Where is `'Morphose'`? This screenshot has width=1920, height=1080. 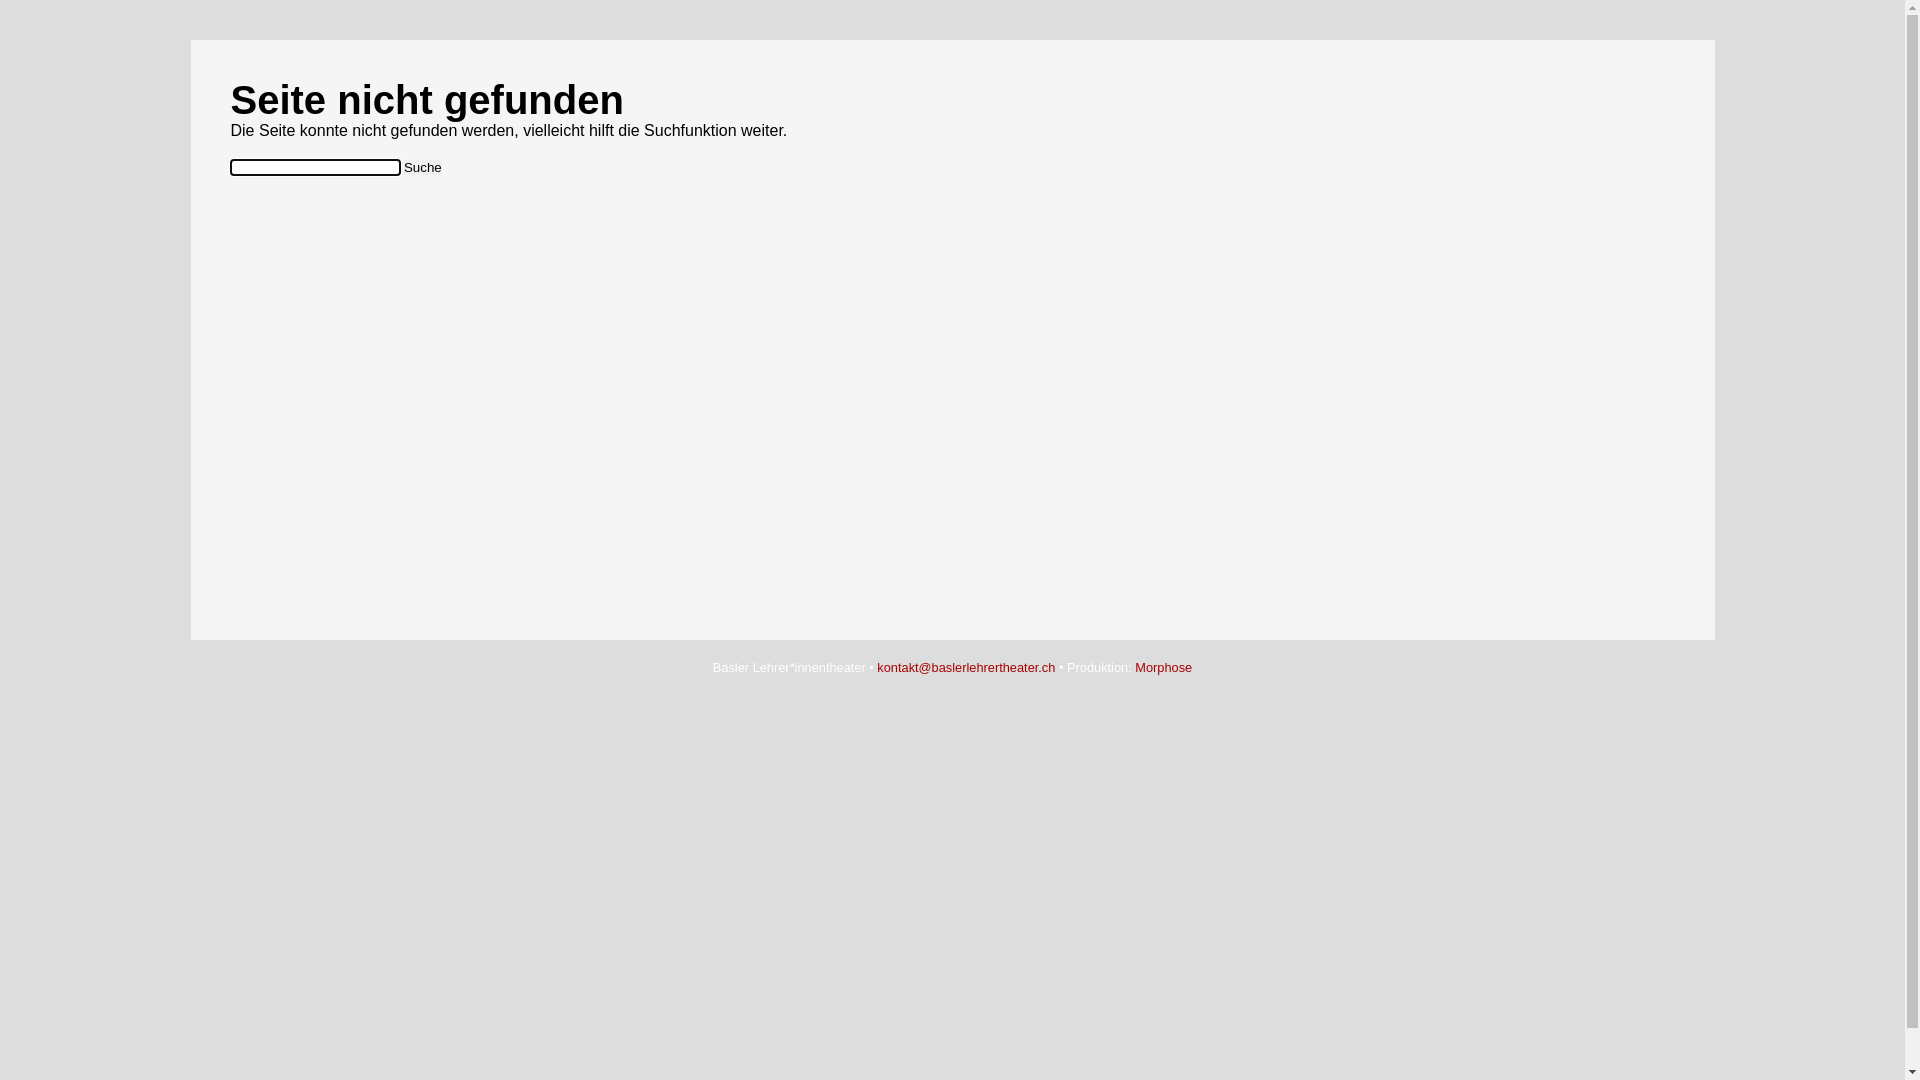 'Morphose' is located at coordinates (1163, 667).